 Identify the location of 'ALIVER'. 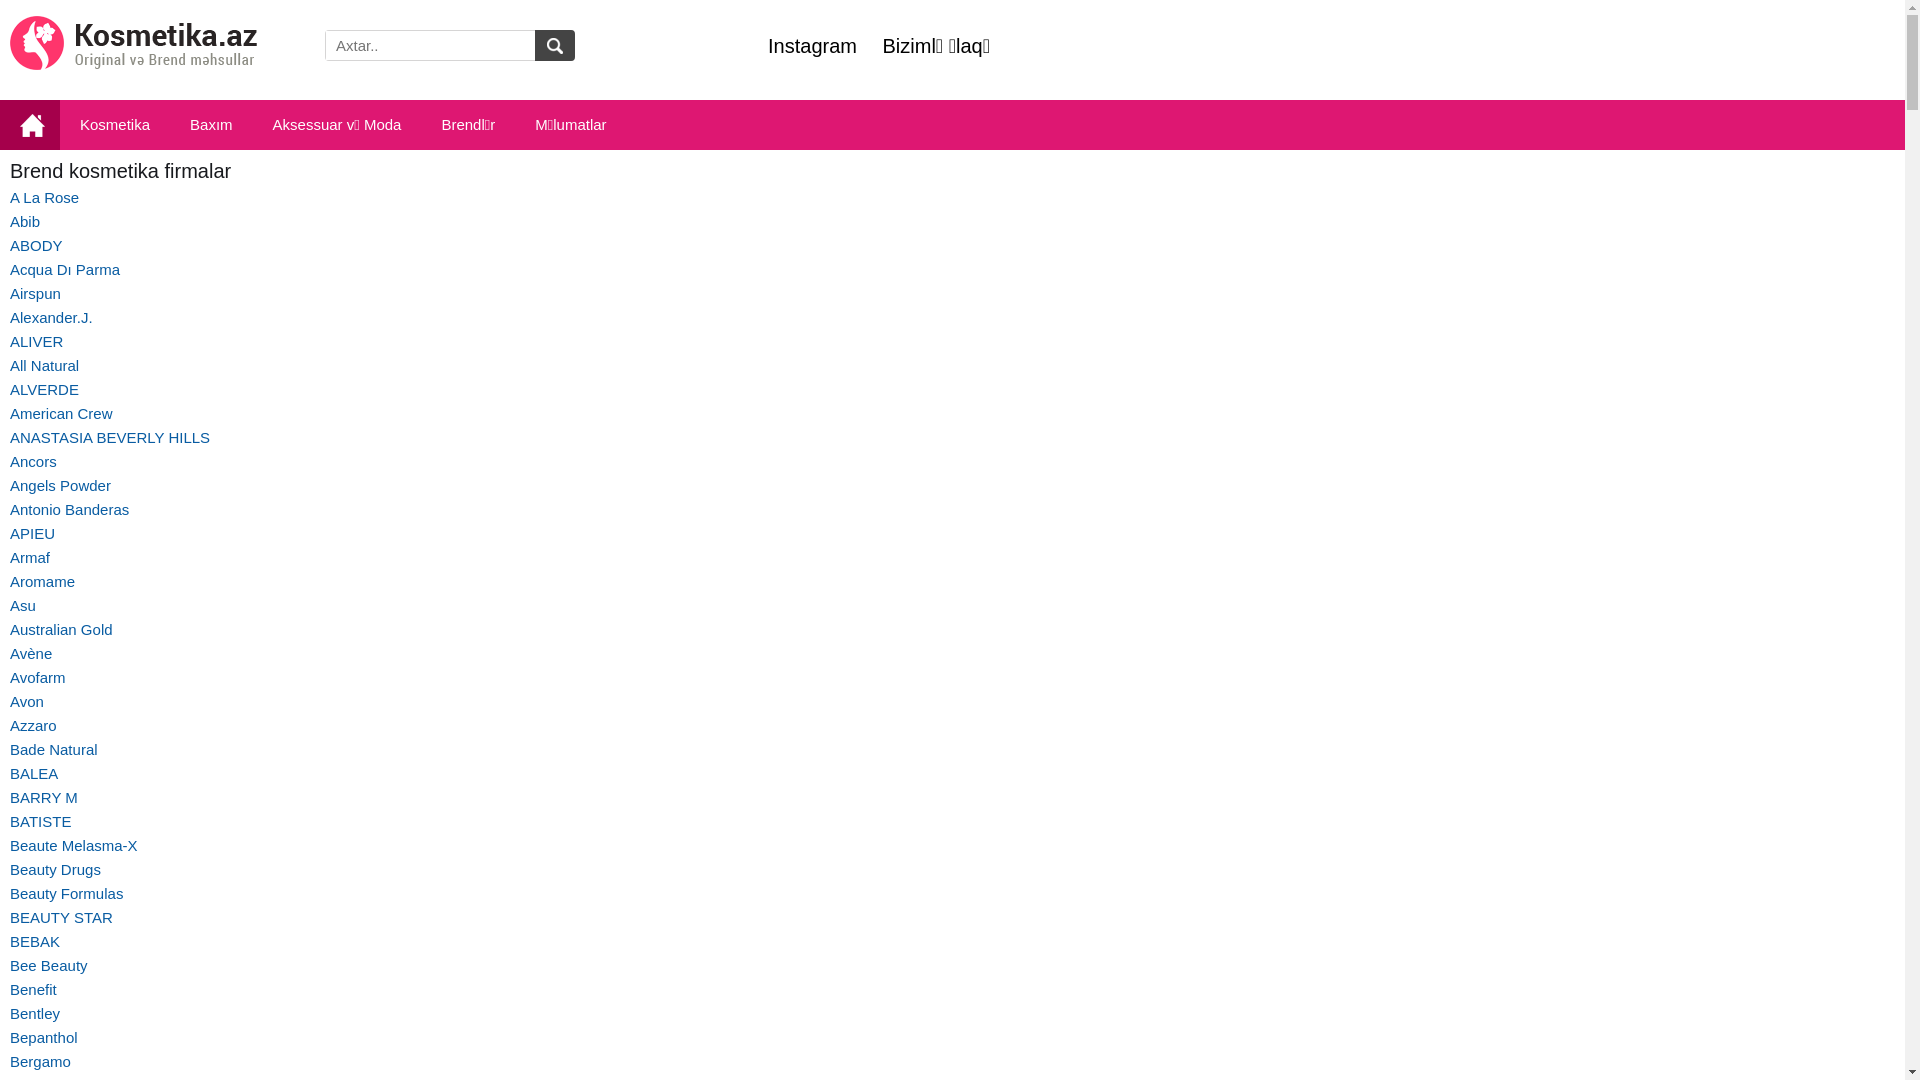
(36, 340).